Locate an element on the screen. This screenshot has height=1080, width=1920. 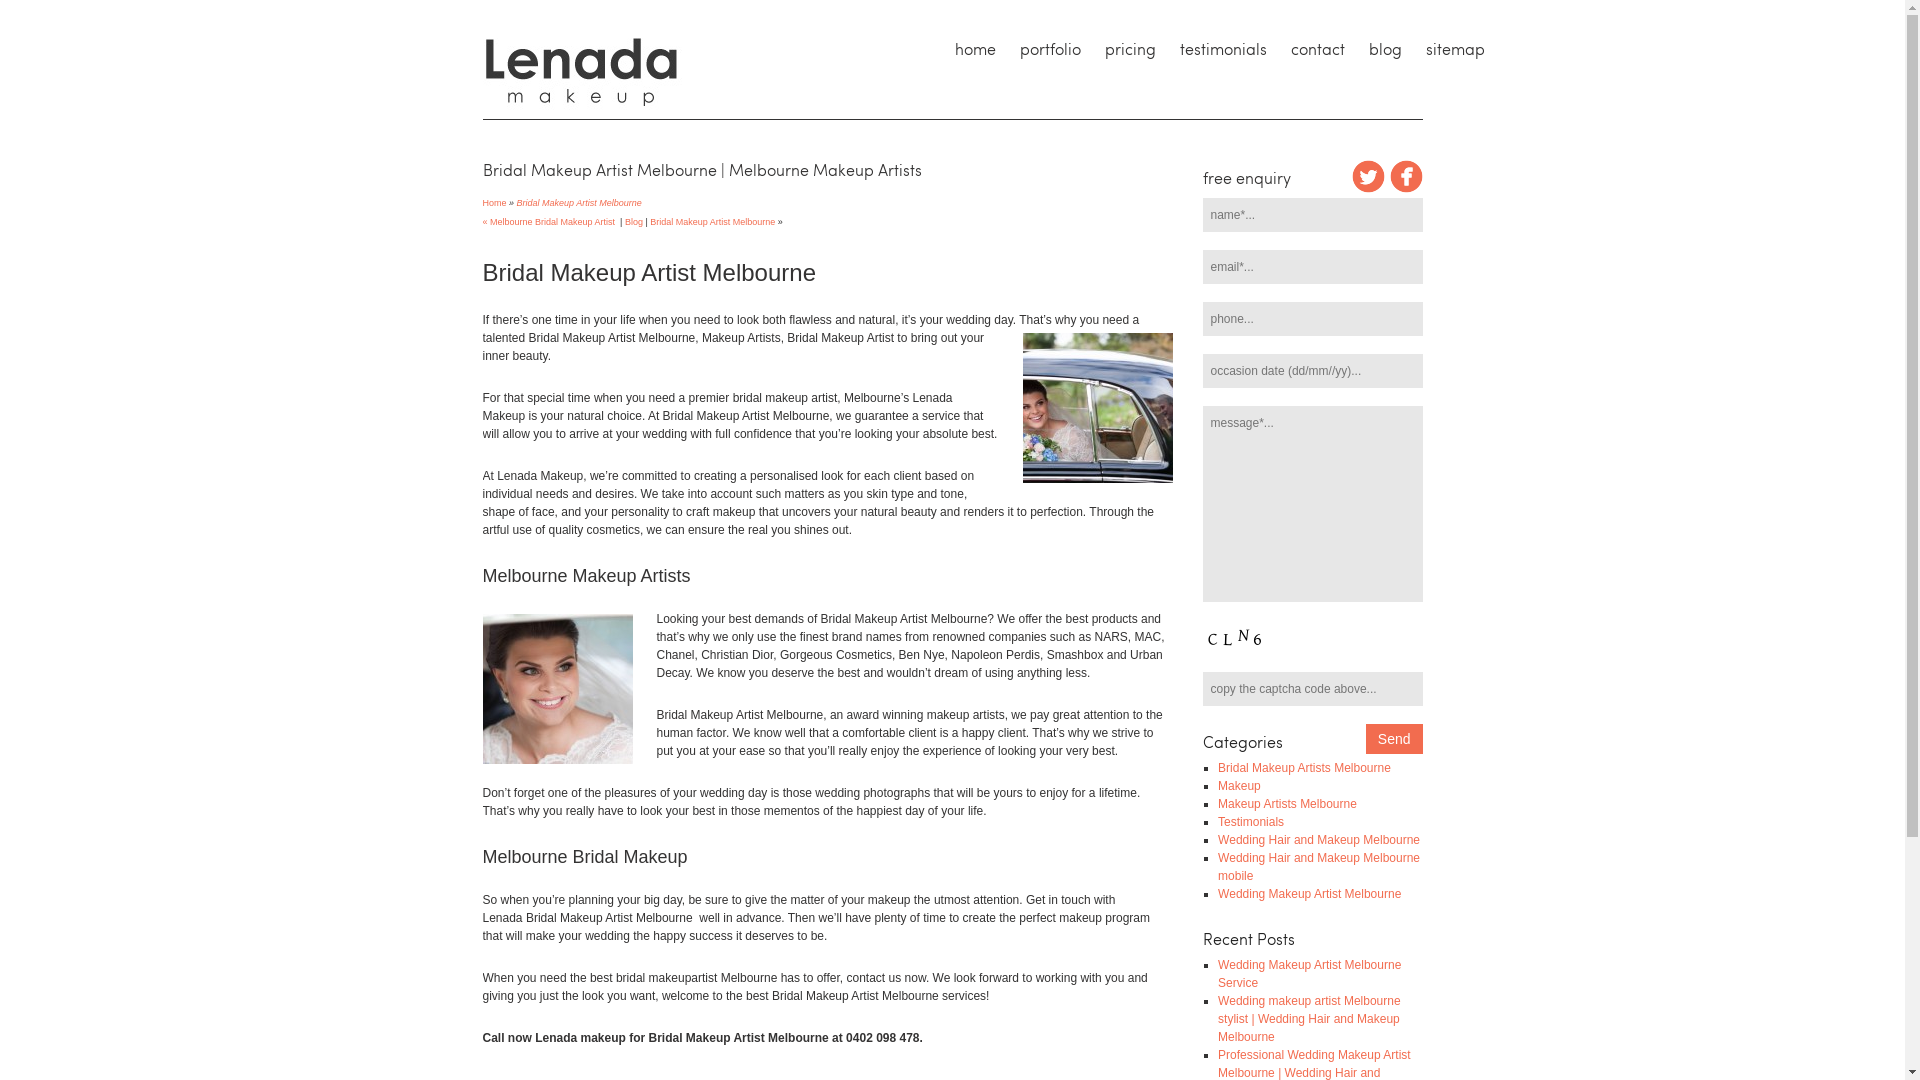
'Makeup Artists Melbourne' is located at coordinates (1287, 802).